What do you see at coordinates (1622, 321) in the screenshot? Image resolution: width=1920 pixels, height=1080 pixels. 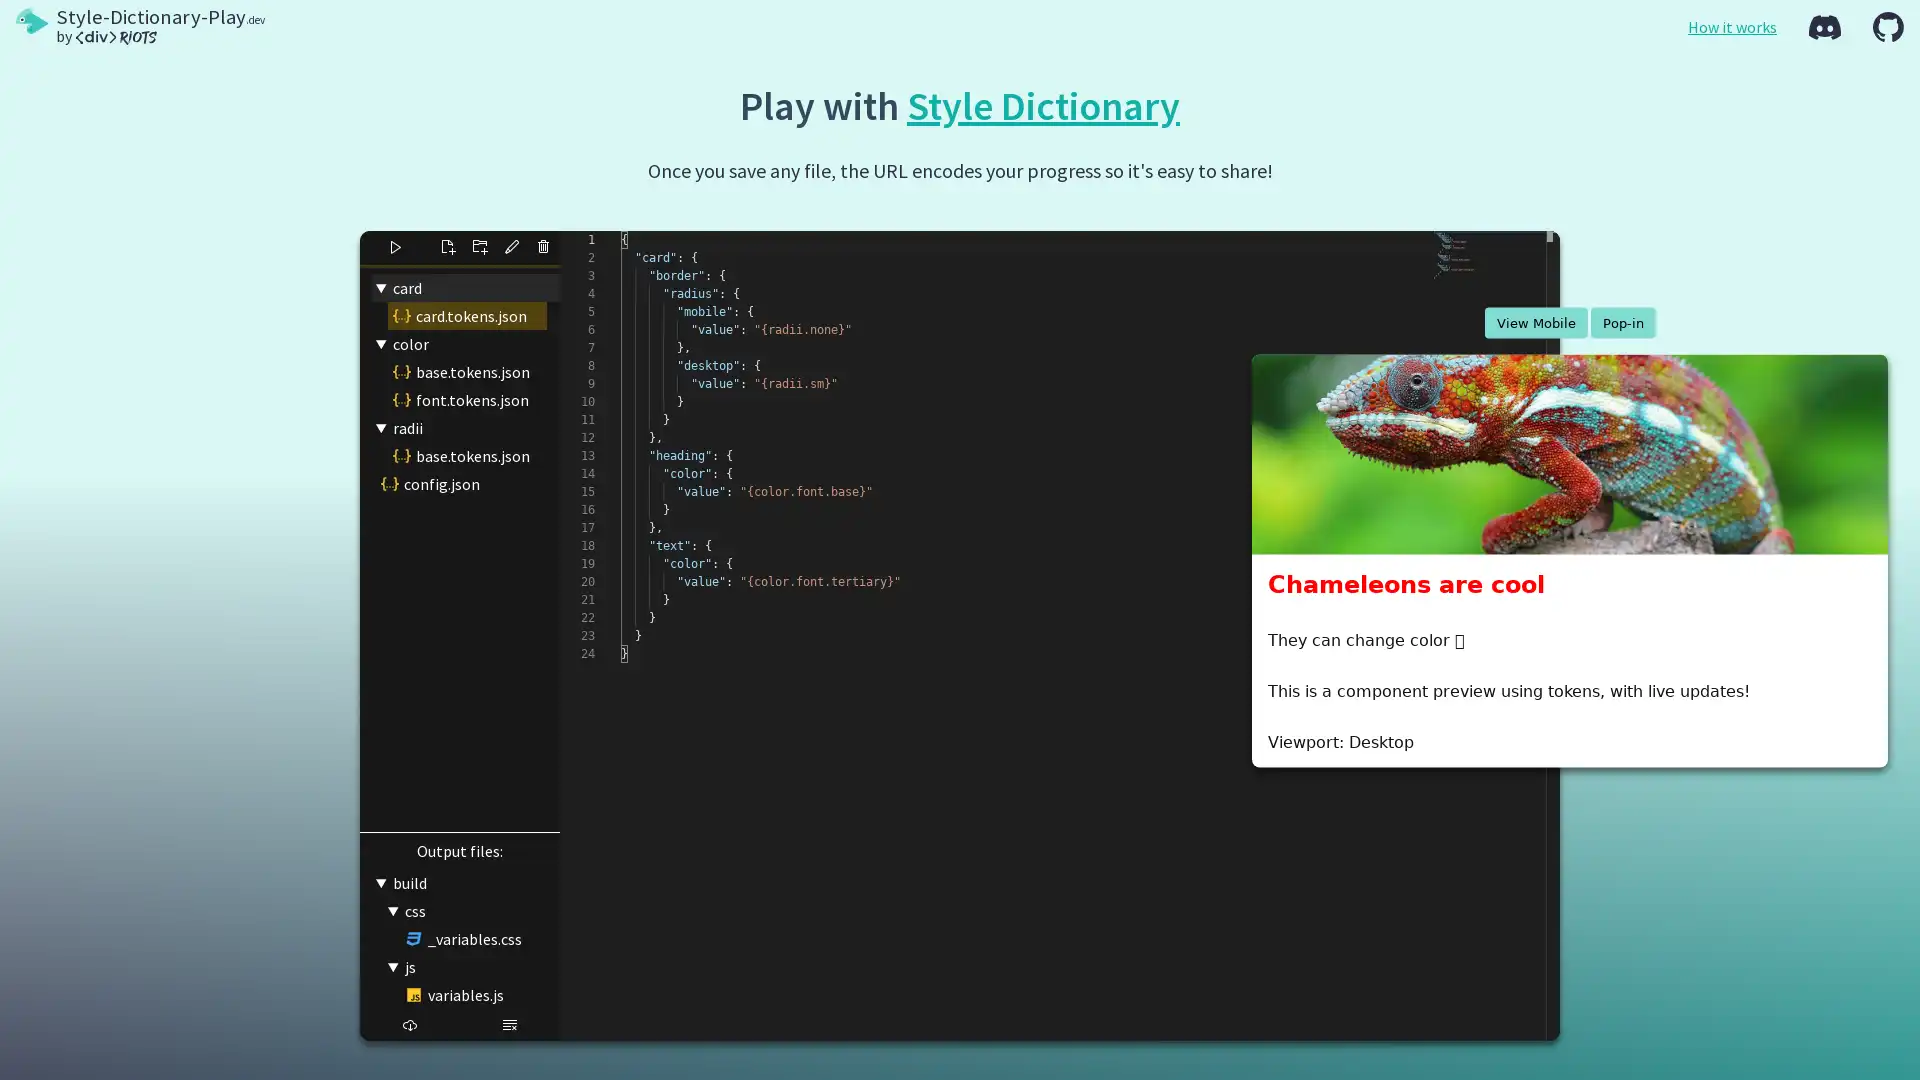 I see `Pop-in` at bounding box center [1622, 321].